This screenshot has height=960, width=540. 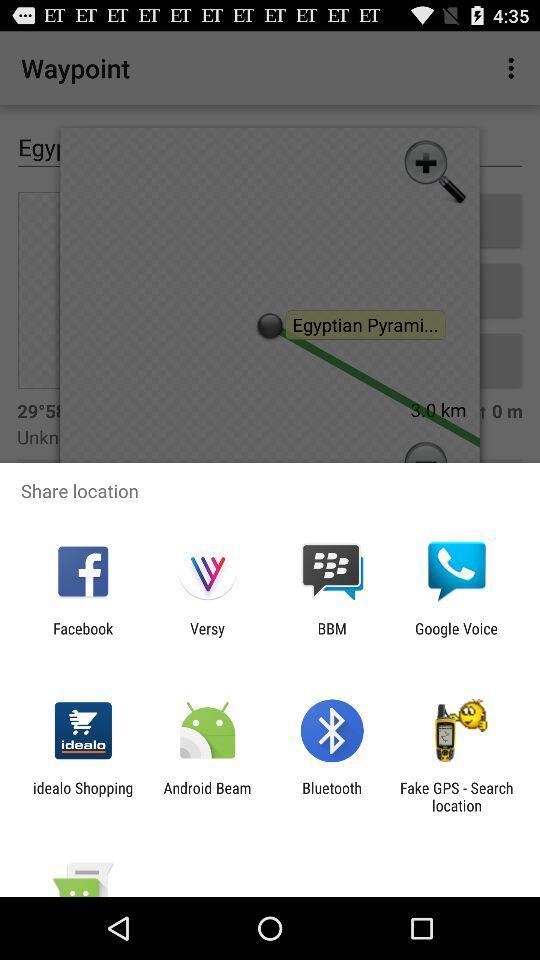 I want to click on the bbm item, so click(x=332, y=636).